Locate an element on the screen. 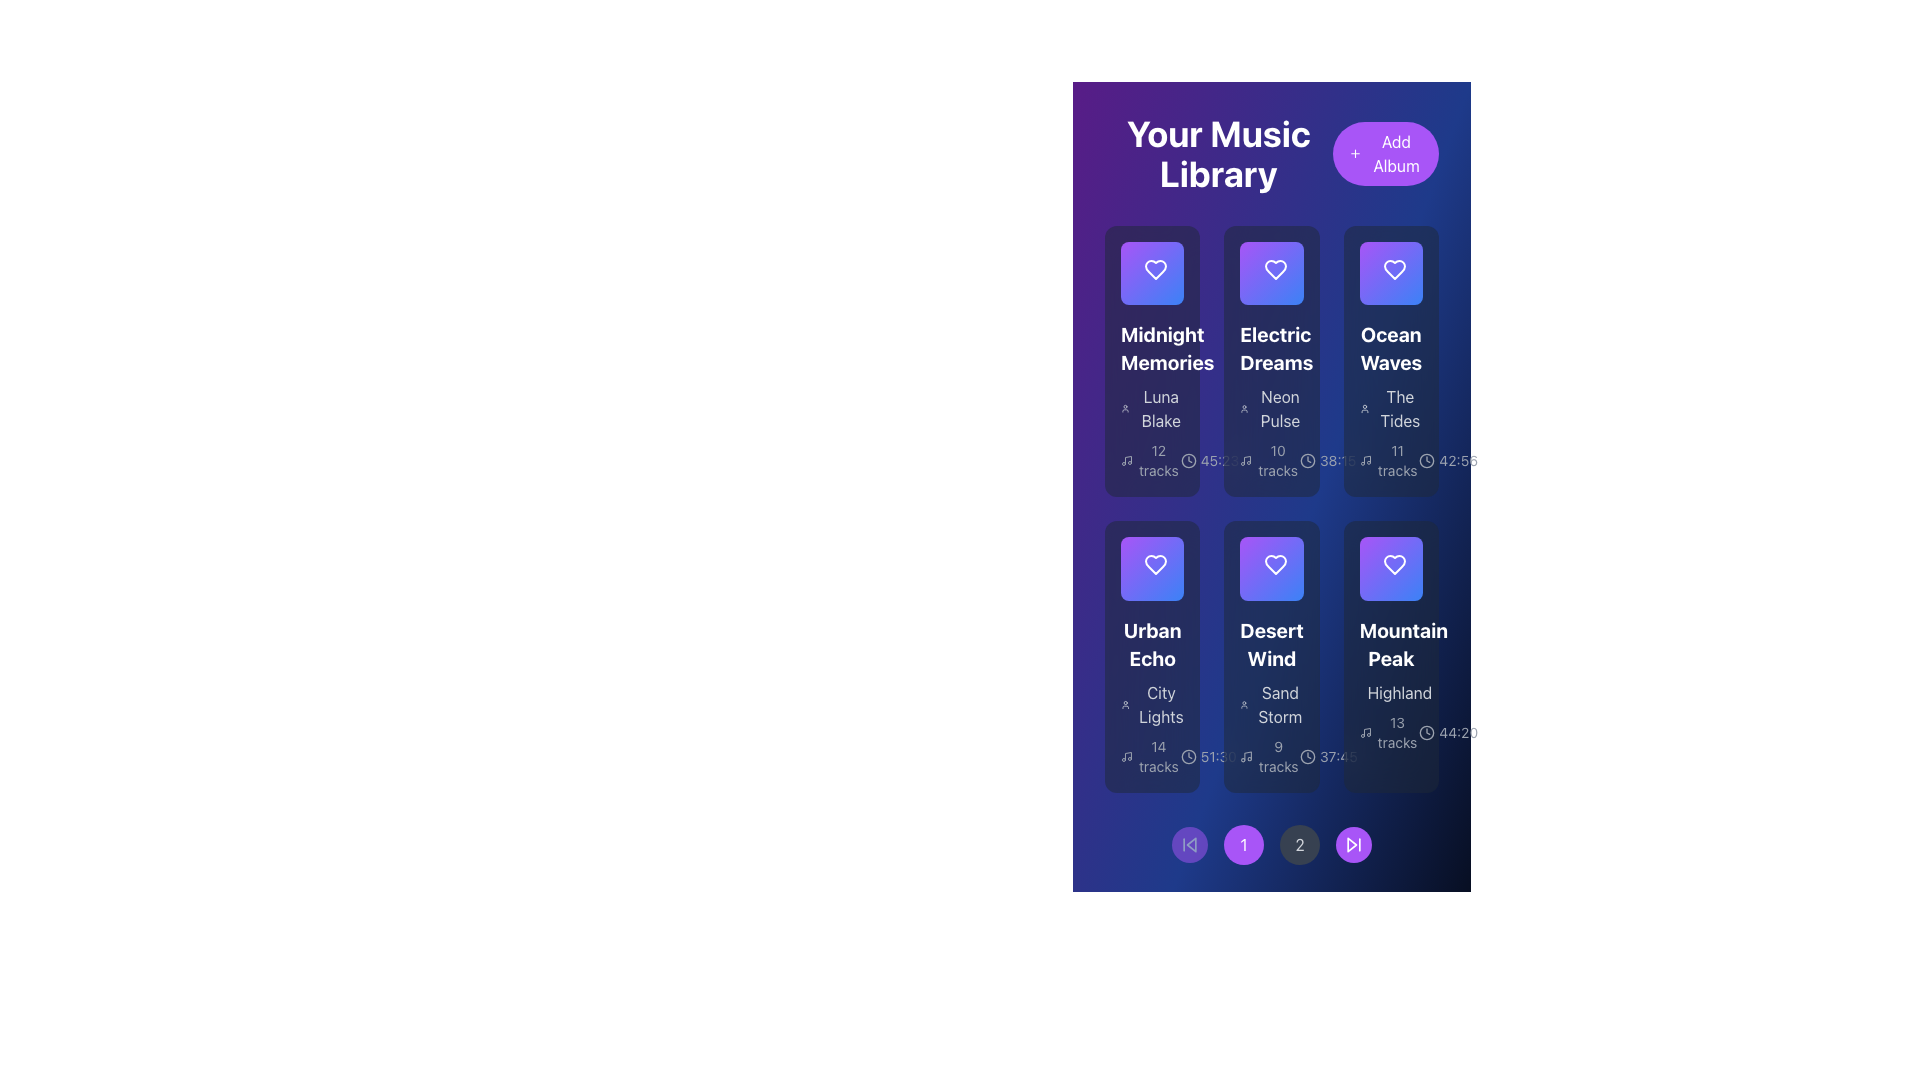  the circular button with a purple background and the white number '1' in its center for keyboard interaction is located at coordinates (1242, 844).